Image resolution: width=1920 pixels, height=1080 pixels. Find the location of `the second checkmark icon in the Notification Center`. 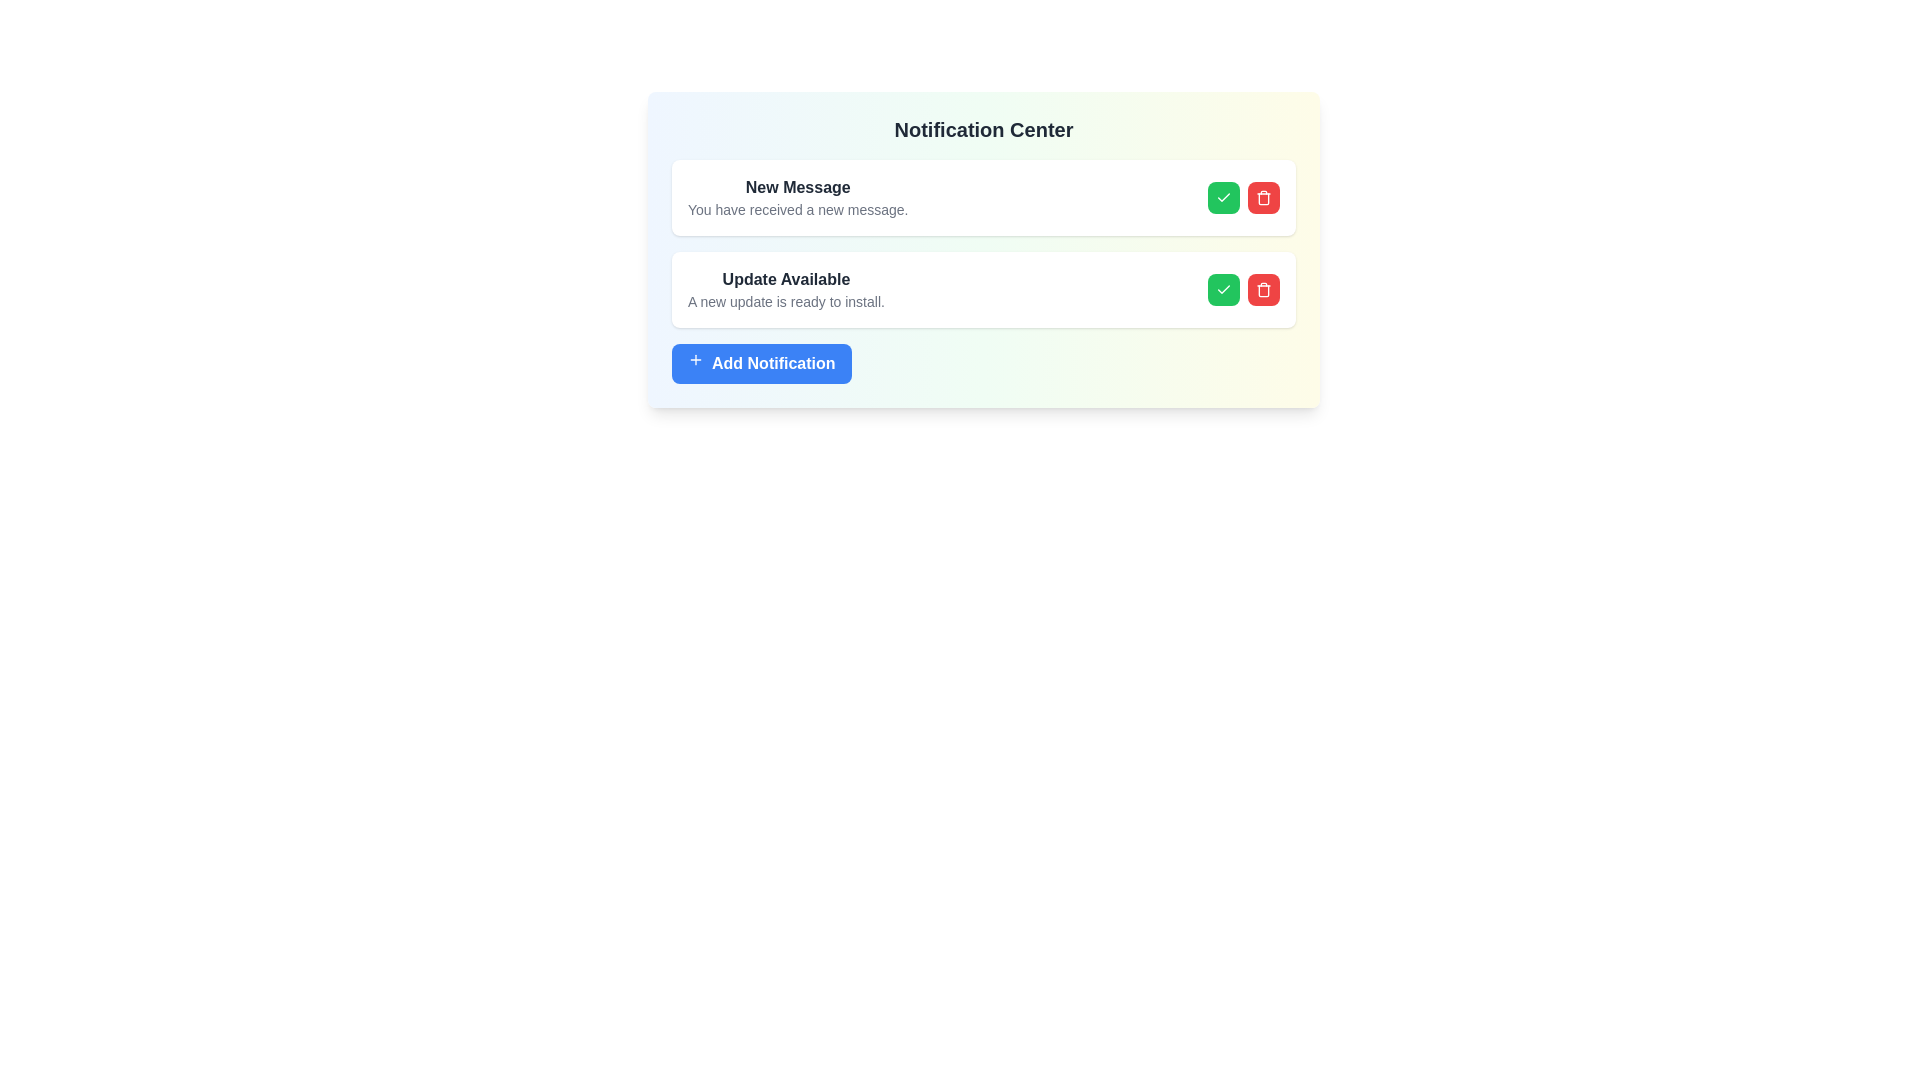

the second checkmark icon in the Notification Center is located at coordinates (1223, 289).